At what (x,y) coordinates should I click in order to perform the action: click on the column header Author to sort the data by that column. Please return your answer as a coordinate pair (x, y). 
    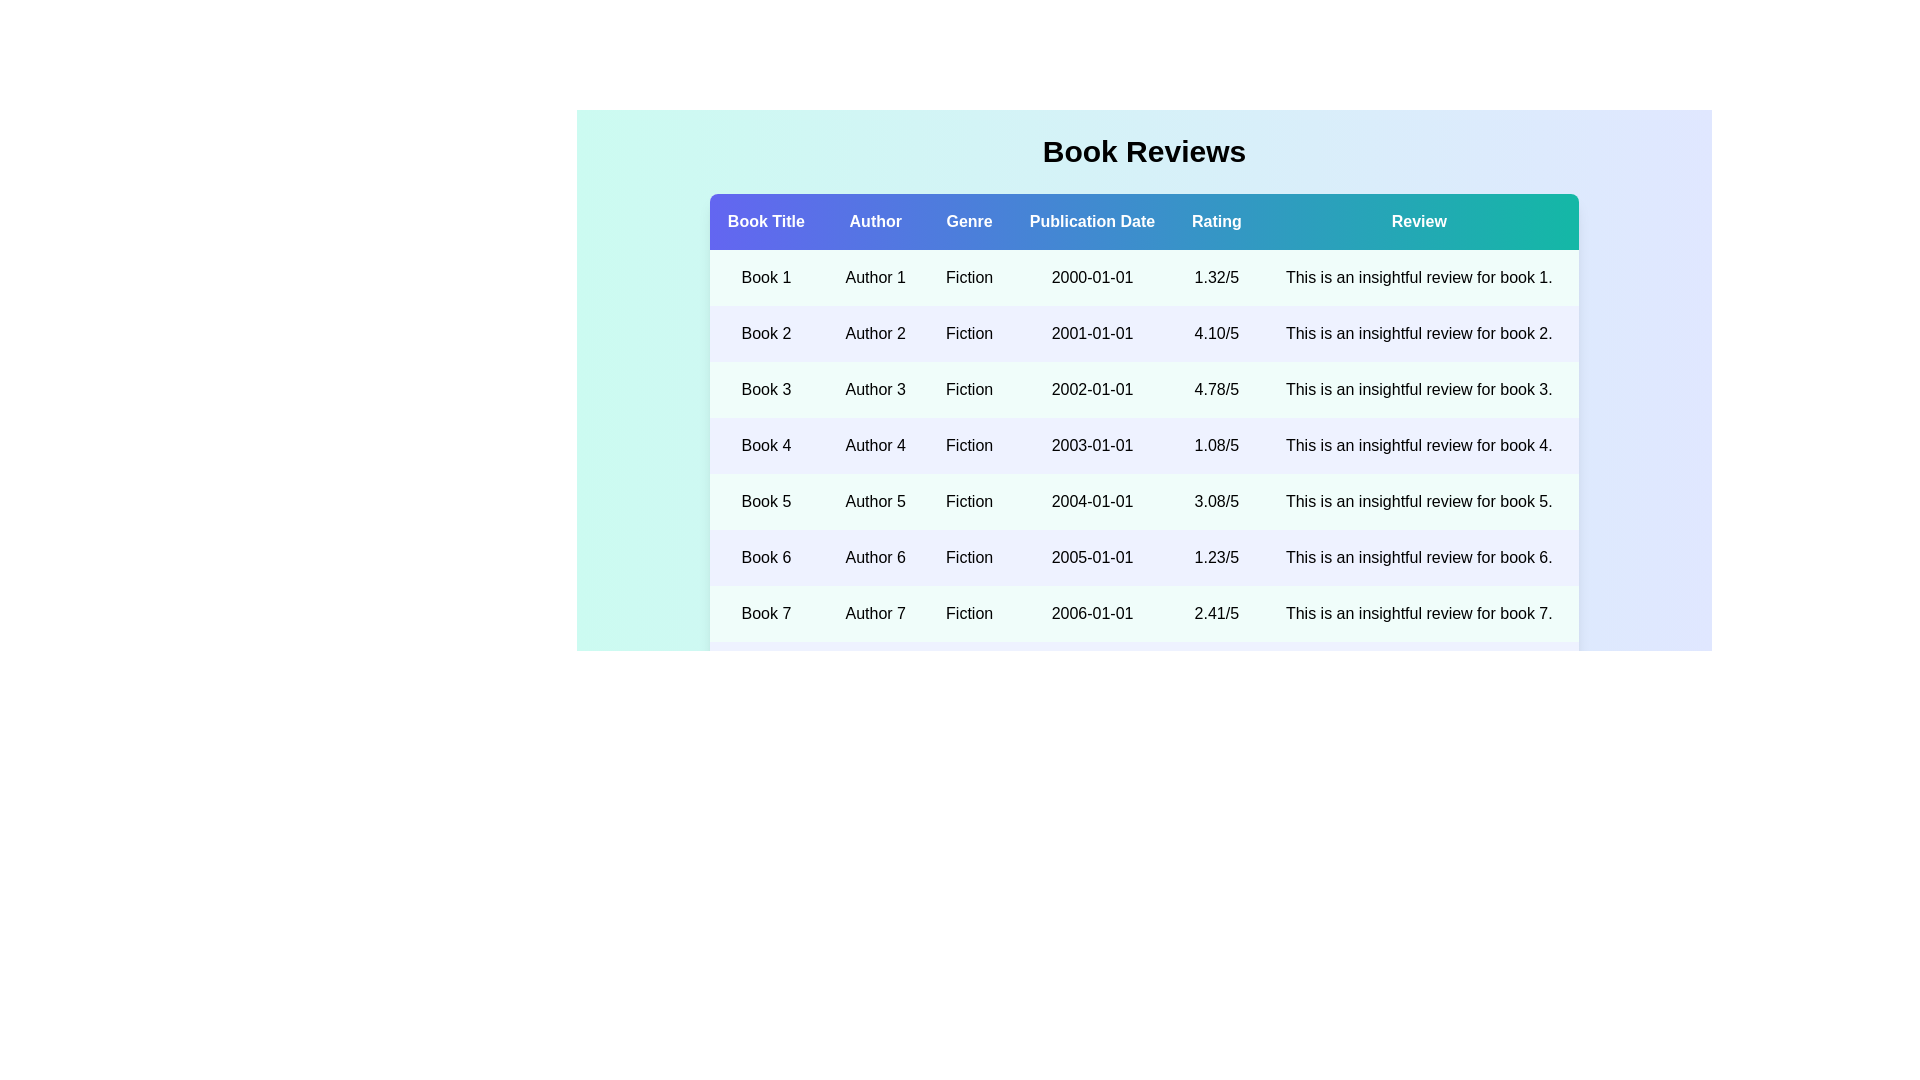
    Looking at the image, I should click on (875, 222).